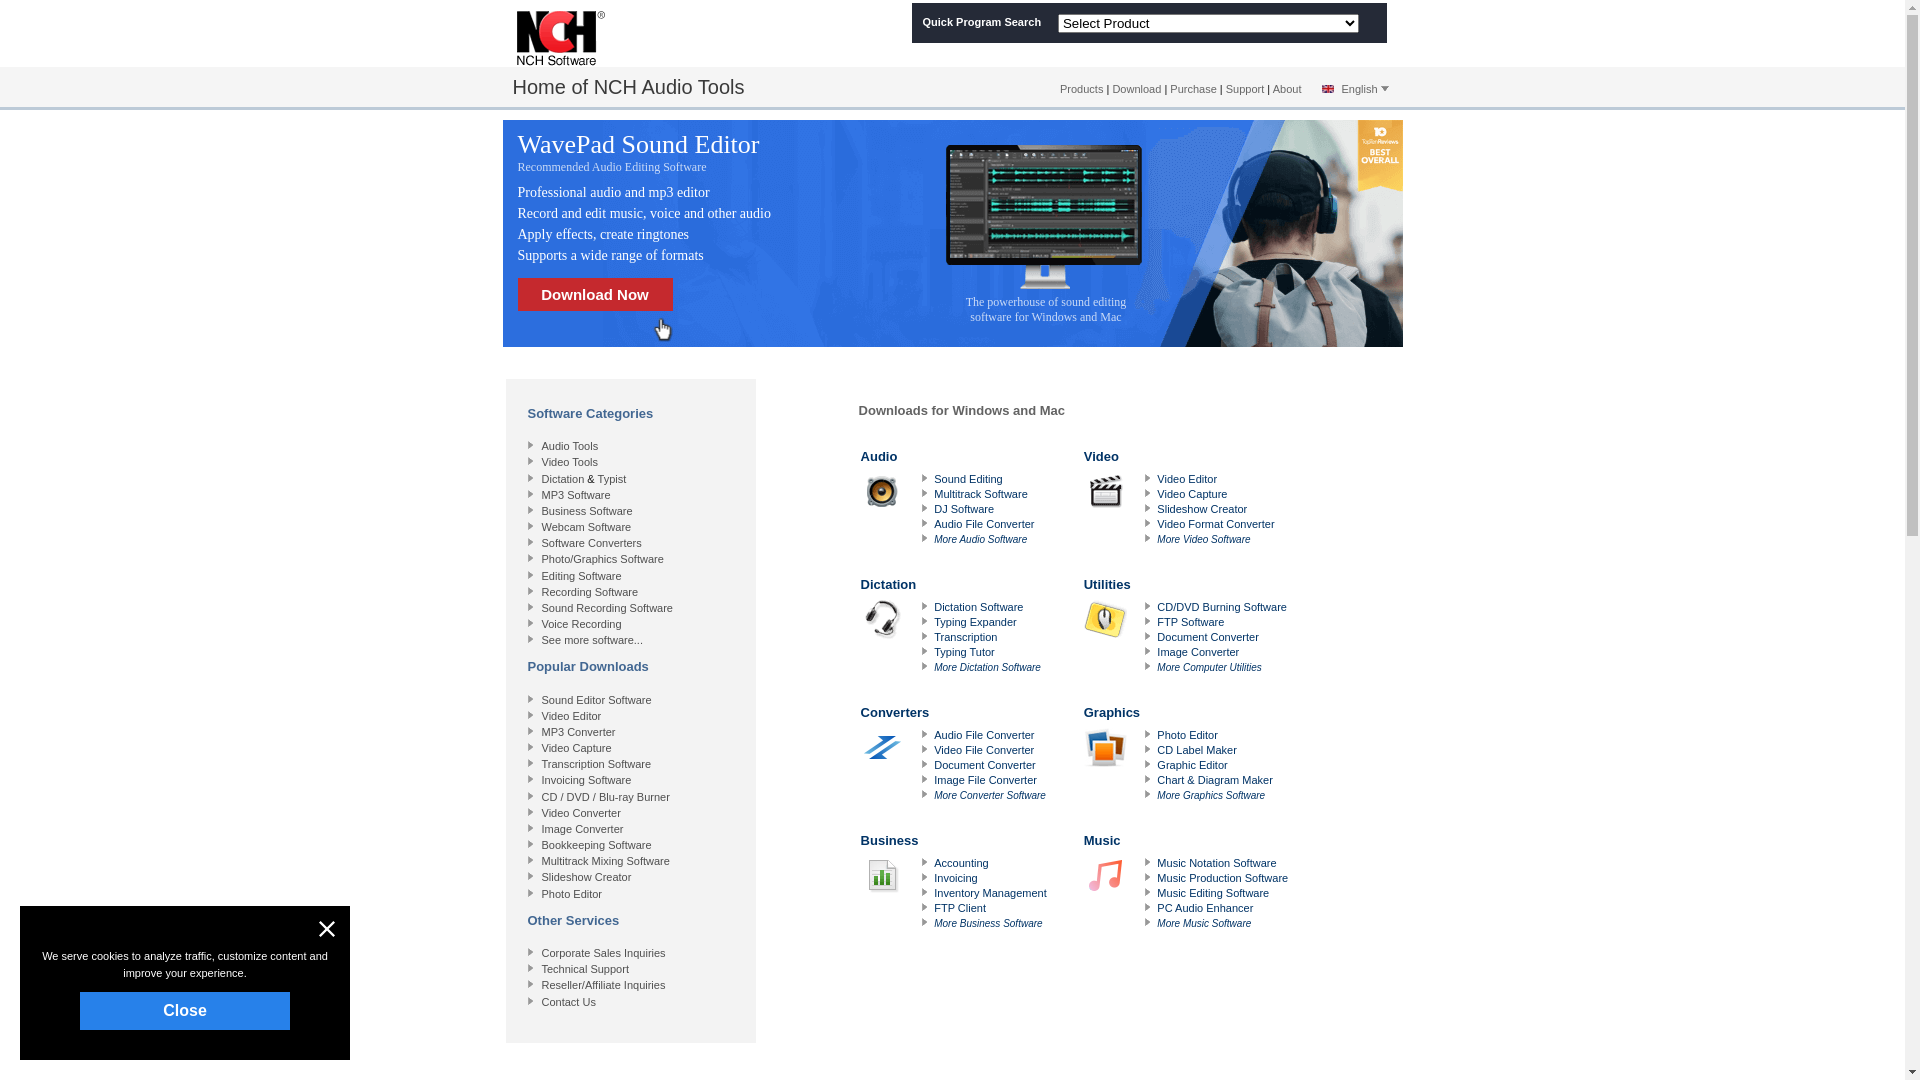 Image resolution: width=1920 pixels, height=1080 pixels. Describe the element at coordinates (978, 605) in the screenshot. I see `'Dictation Software'` at that location.